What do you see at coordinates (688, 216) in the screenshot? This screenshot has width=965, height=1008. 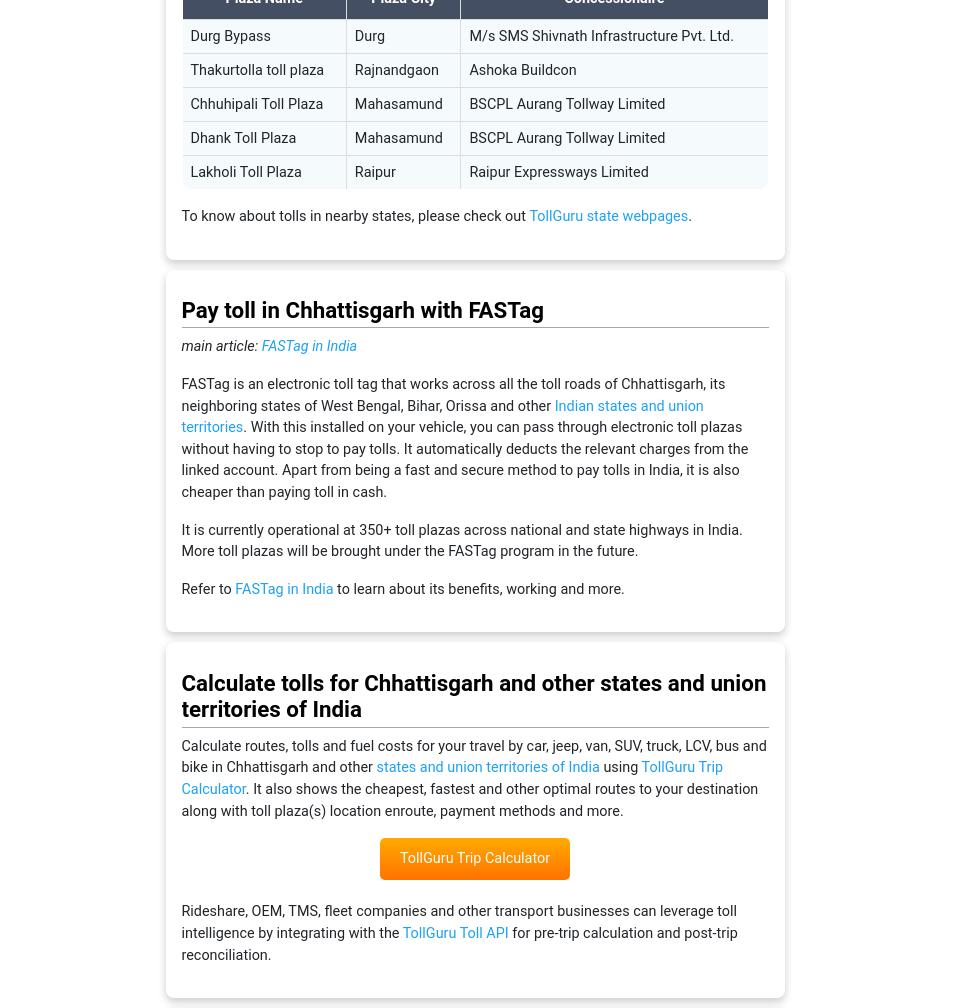 I see `'.'` at bounding box center [688, 216].